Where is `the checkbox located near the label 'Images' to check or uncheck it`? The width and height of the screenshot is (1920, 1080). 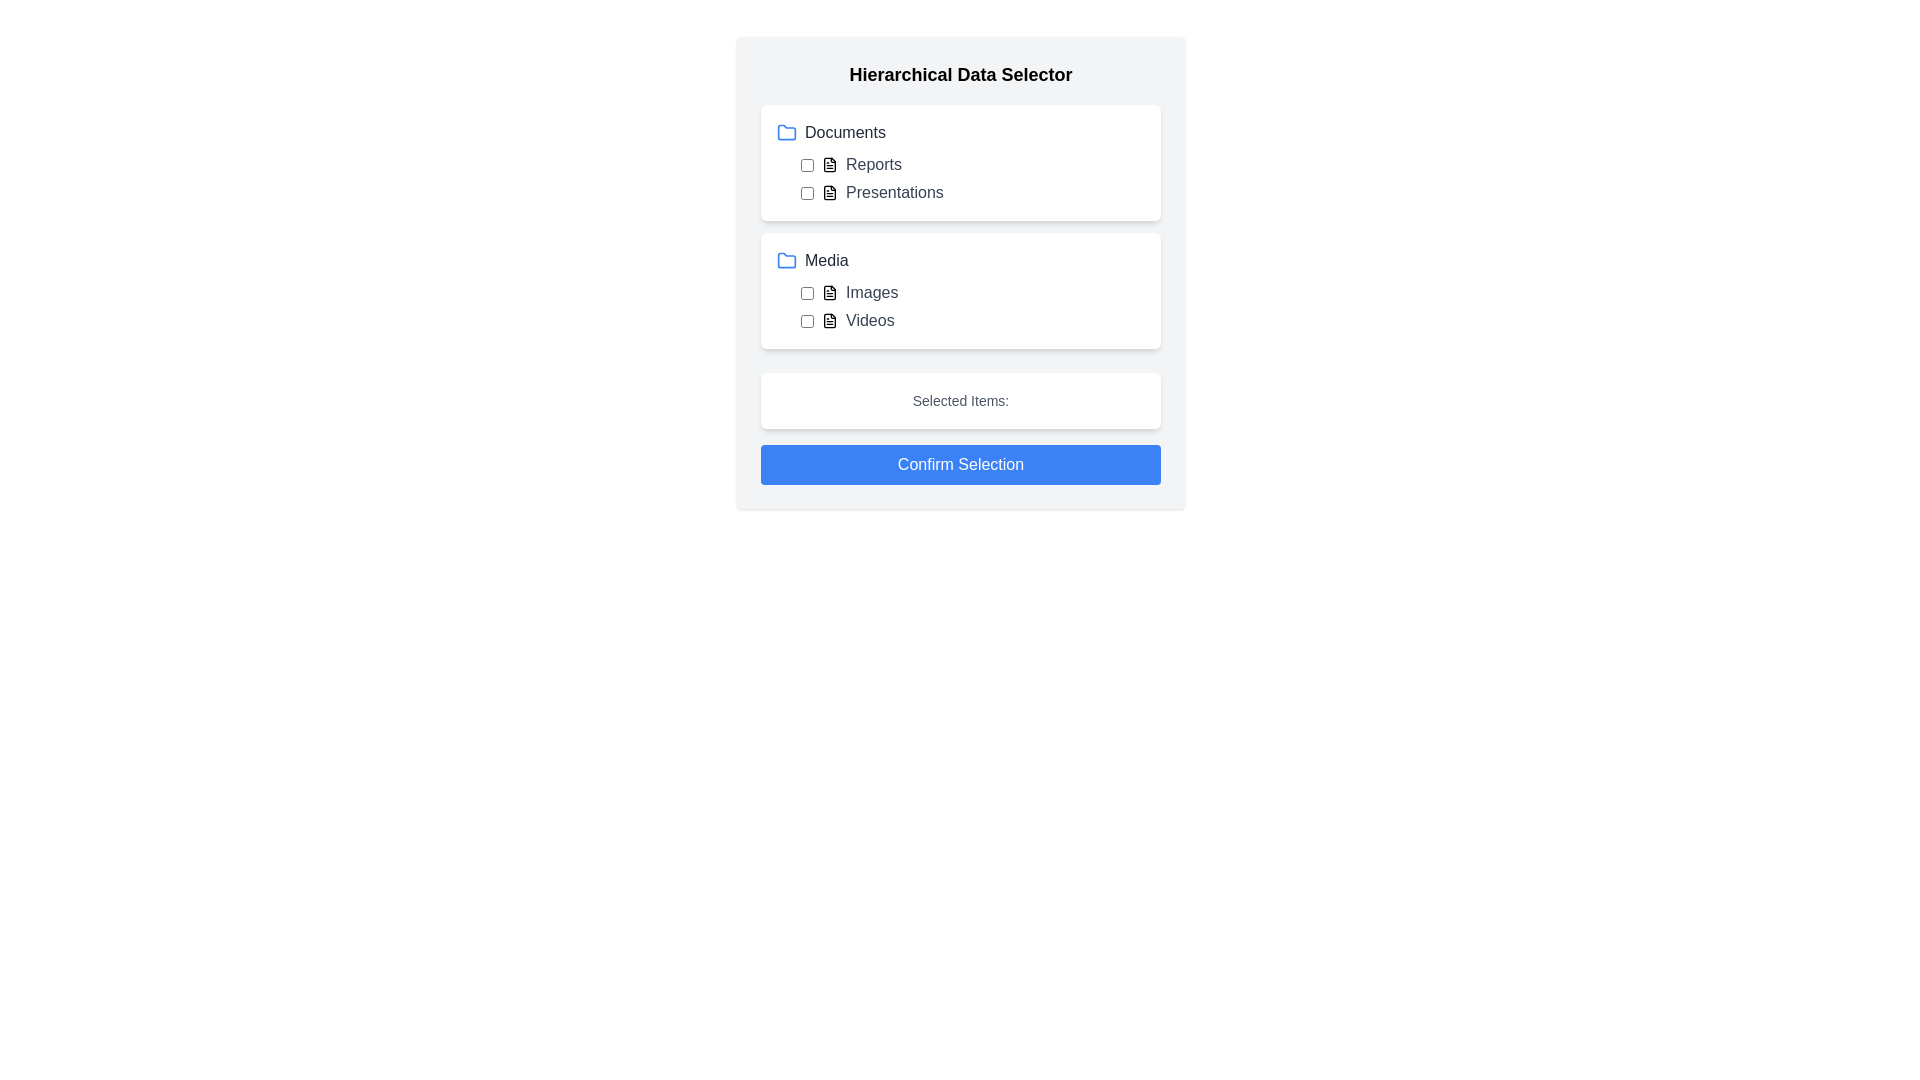 the checkbox located near the label 'Images' to check or uncheck it is located at coordinates (807, 293).